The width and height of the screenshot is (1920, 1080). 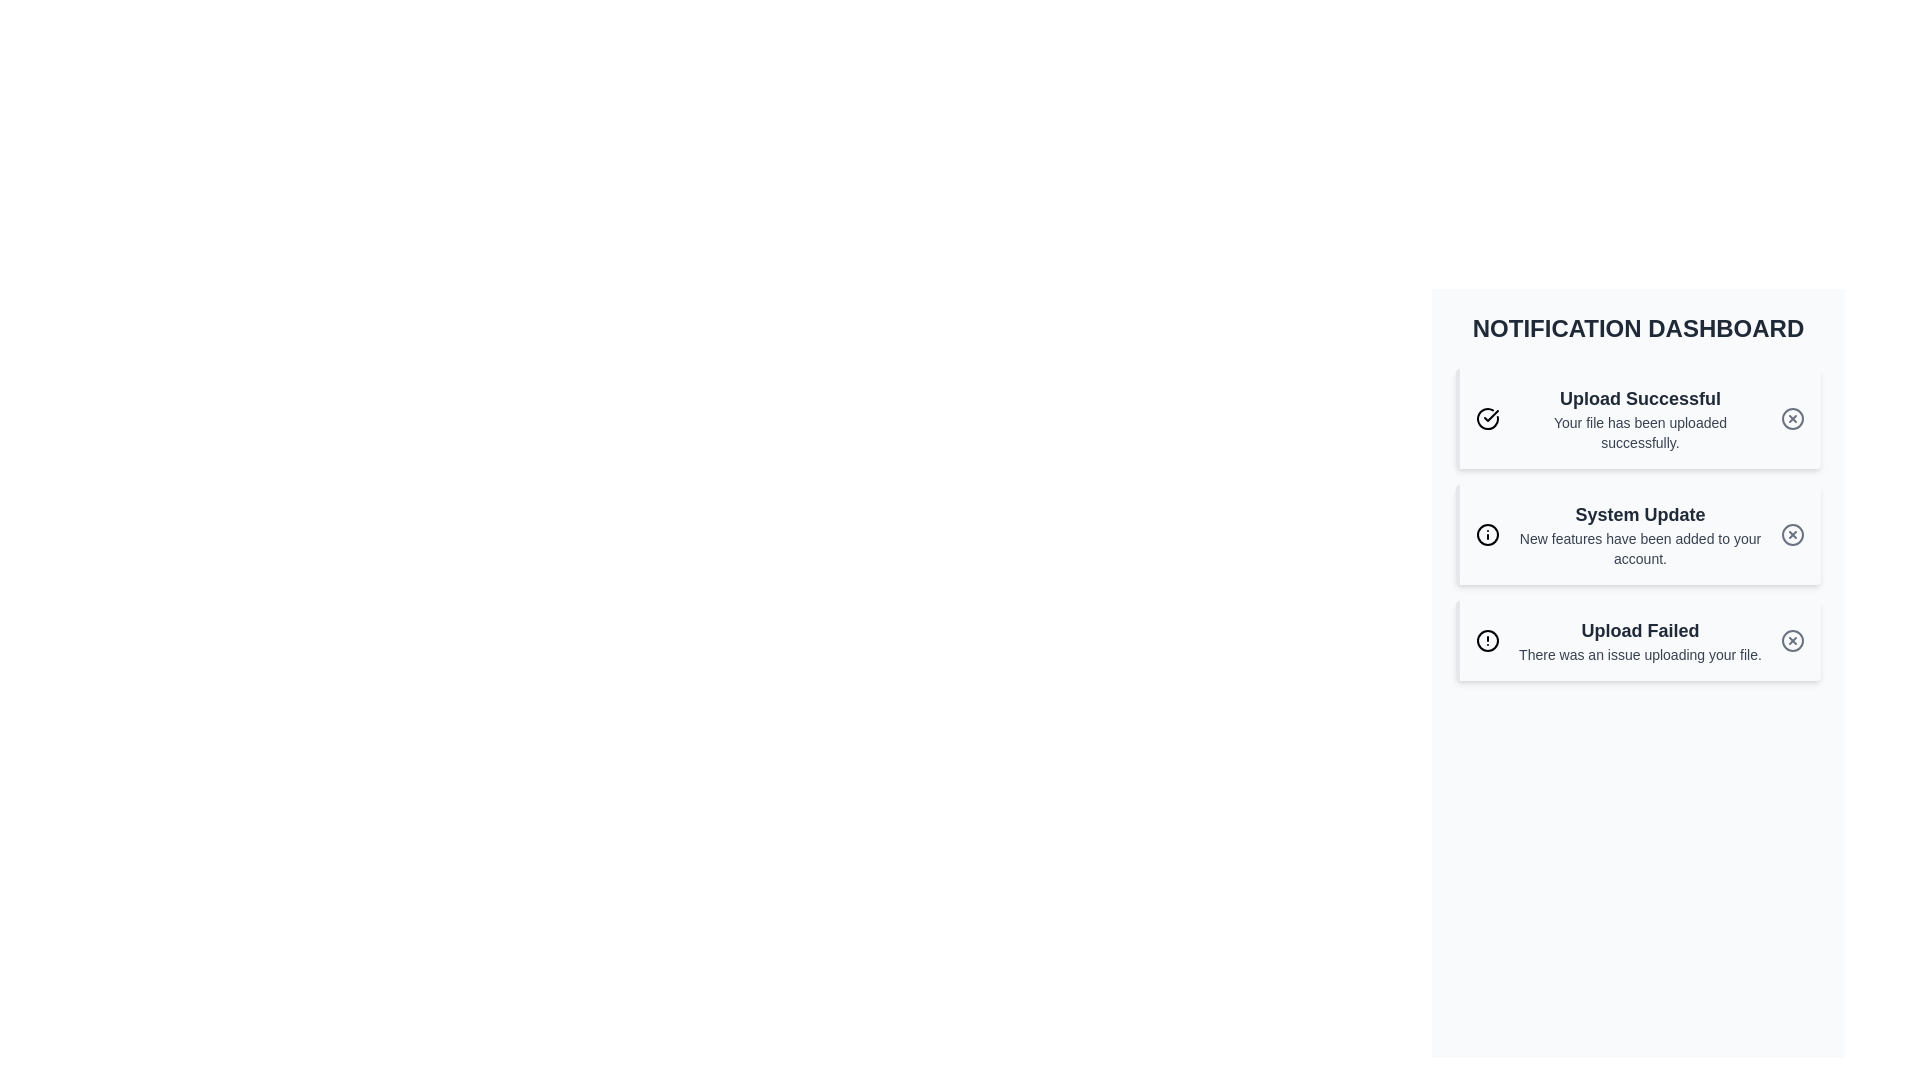 I want to click on the title text in the third notification block that summarizes a failed upload event, so click(x=1640, y=631).